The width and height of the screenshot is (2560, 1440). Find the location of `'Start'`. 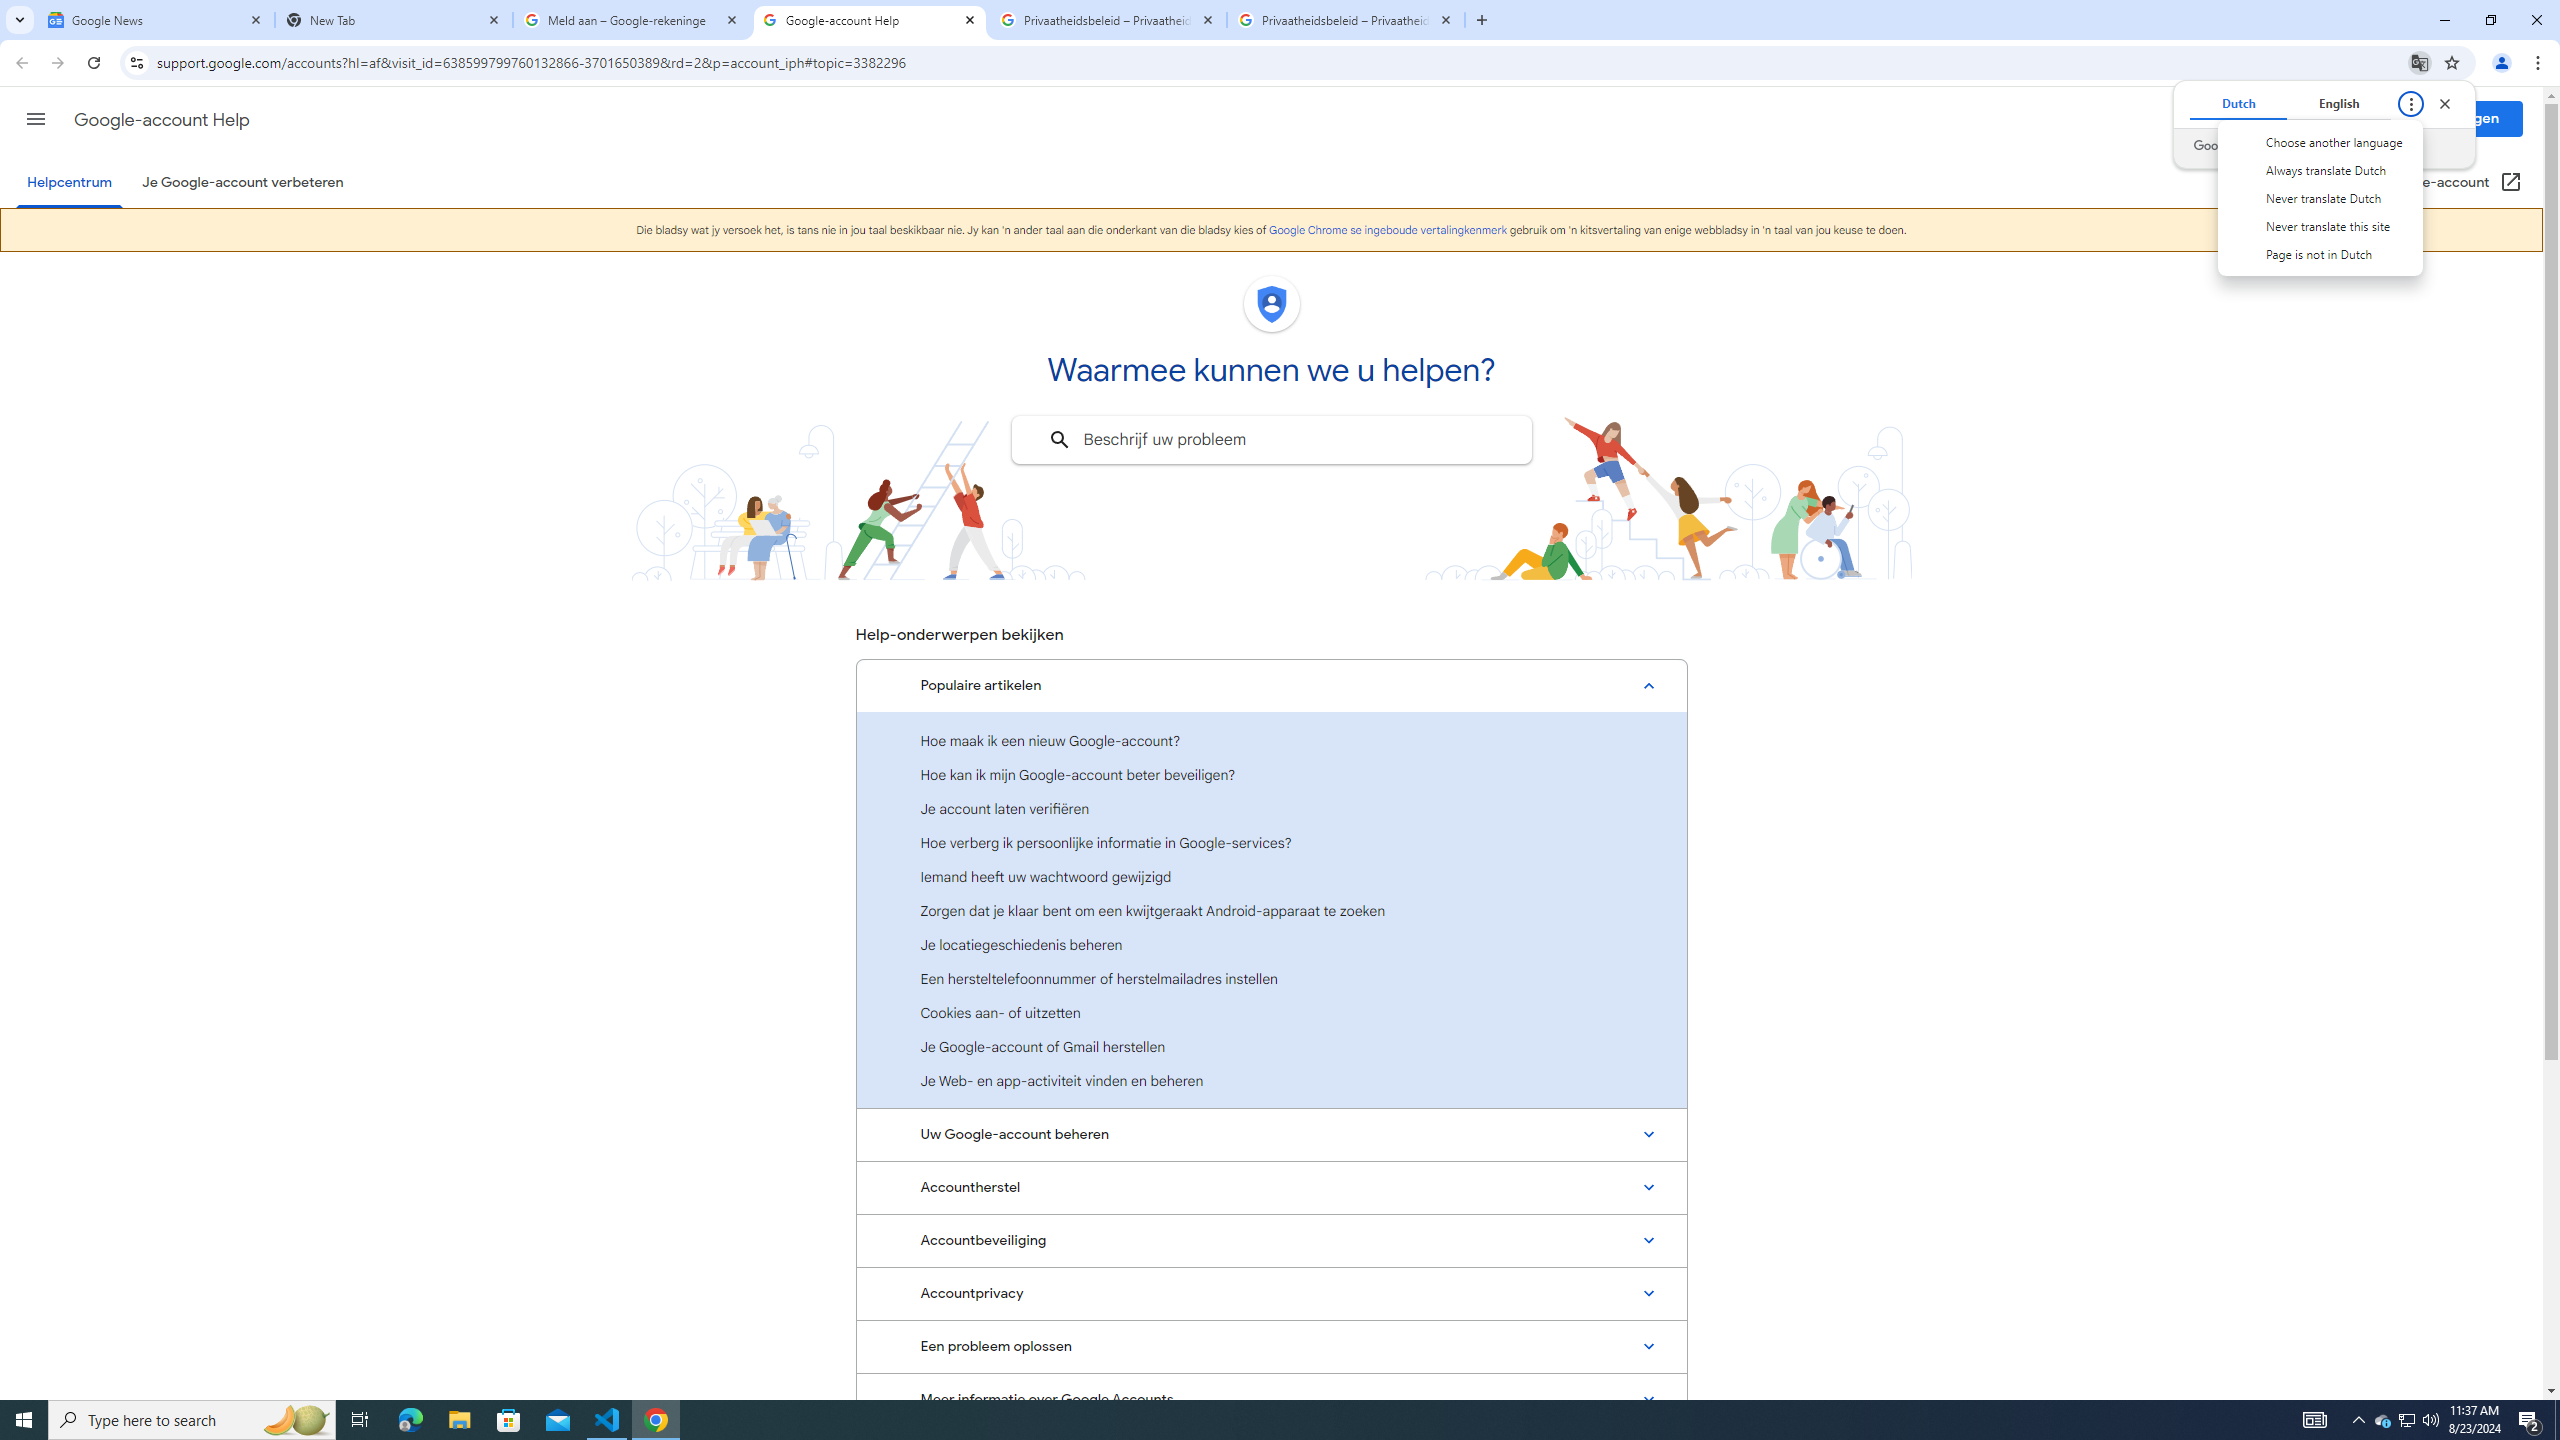

'Start' is located at coordinates (24, 1418).